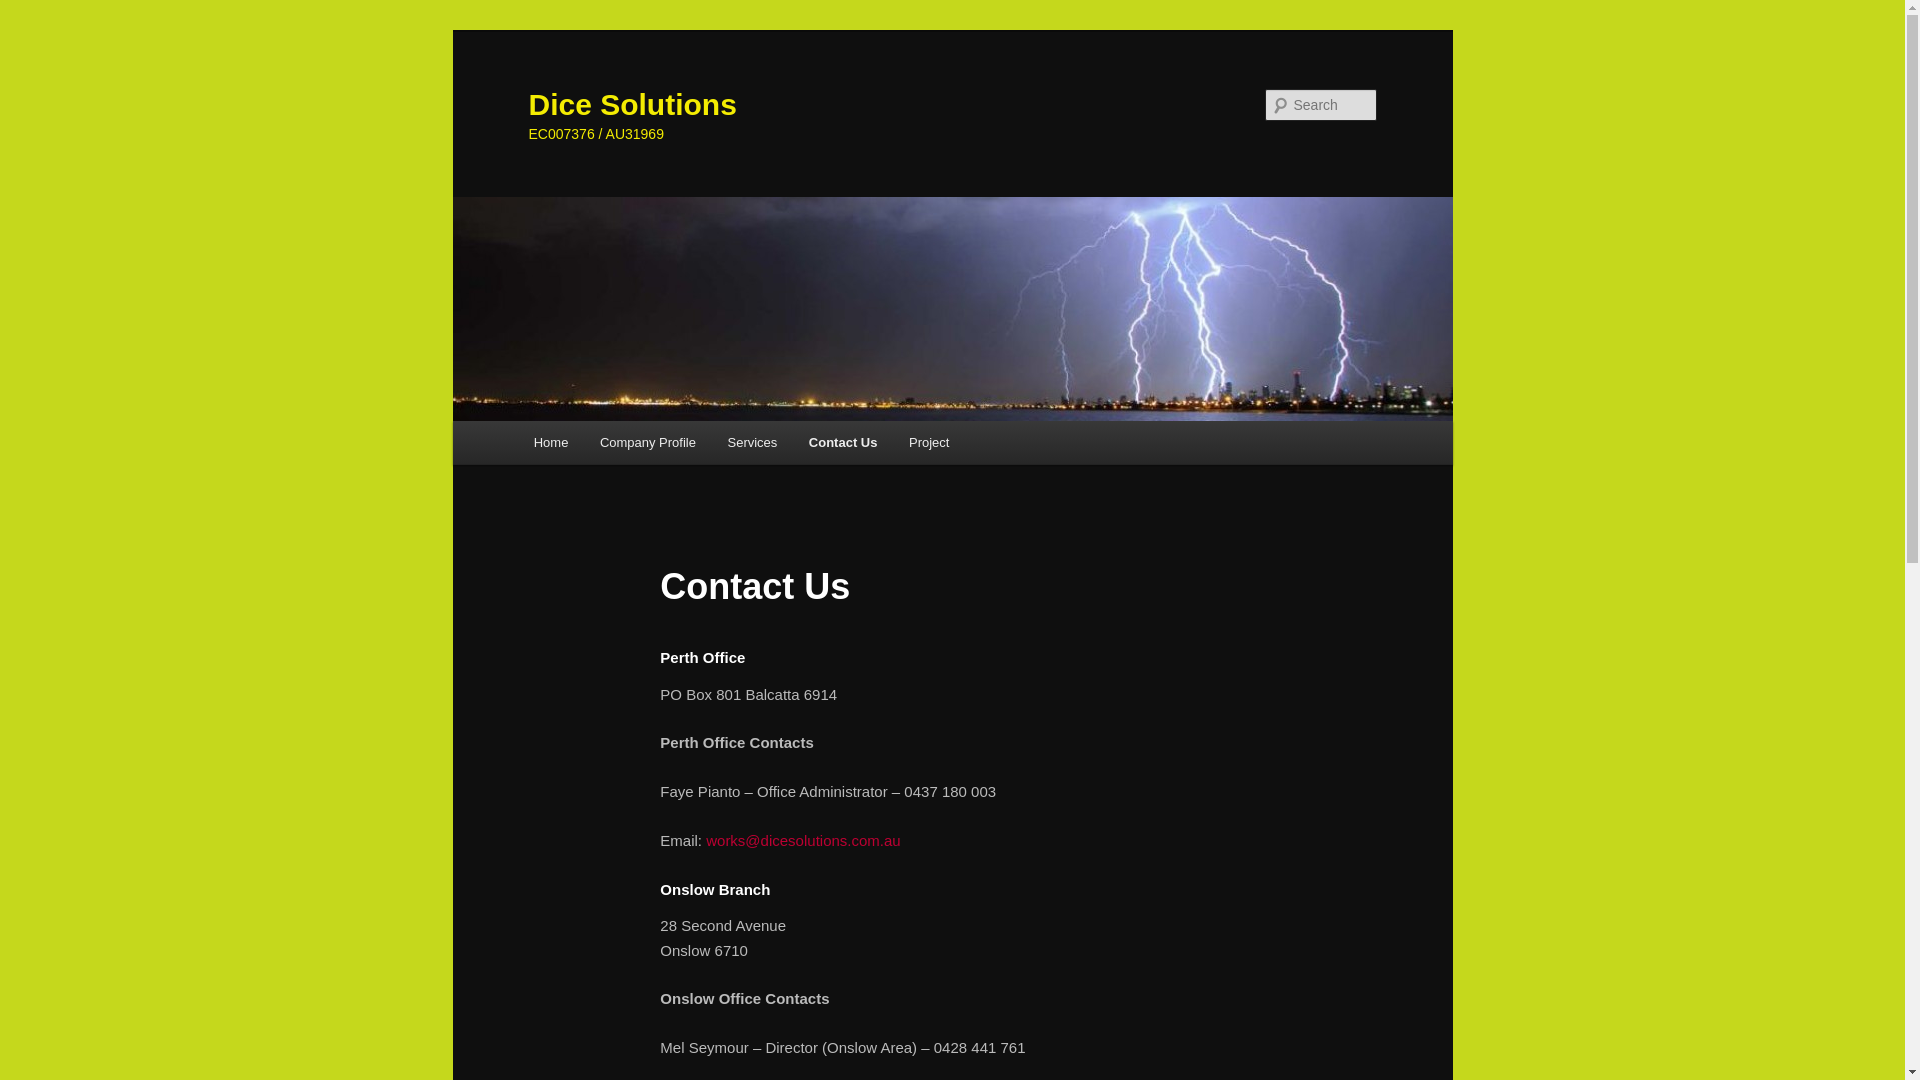 The height and width of the screenshot is (1080, 1920). What do you see at coordinates (551, 441) in the screenshot?
I see `'Home'` at bounding box center [551, 441].